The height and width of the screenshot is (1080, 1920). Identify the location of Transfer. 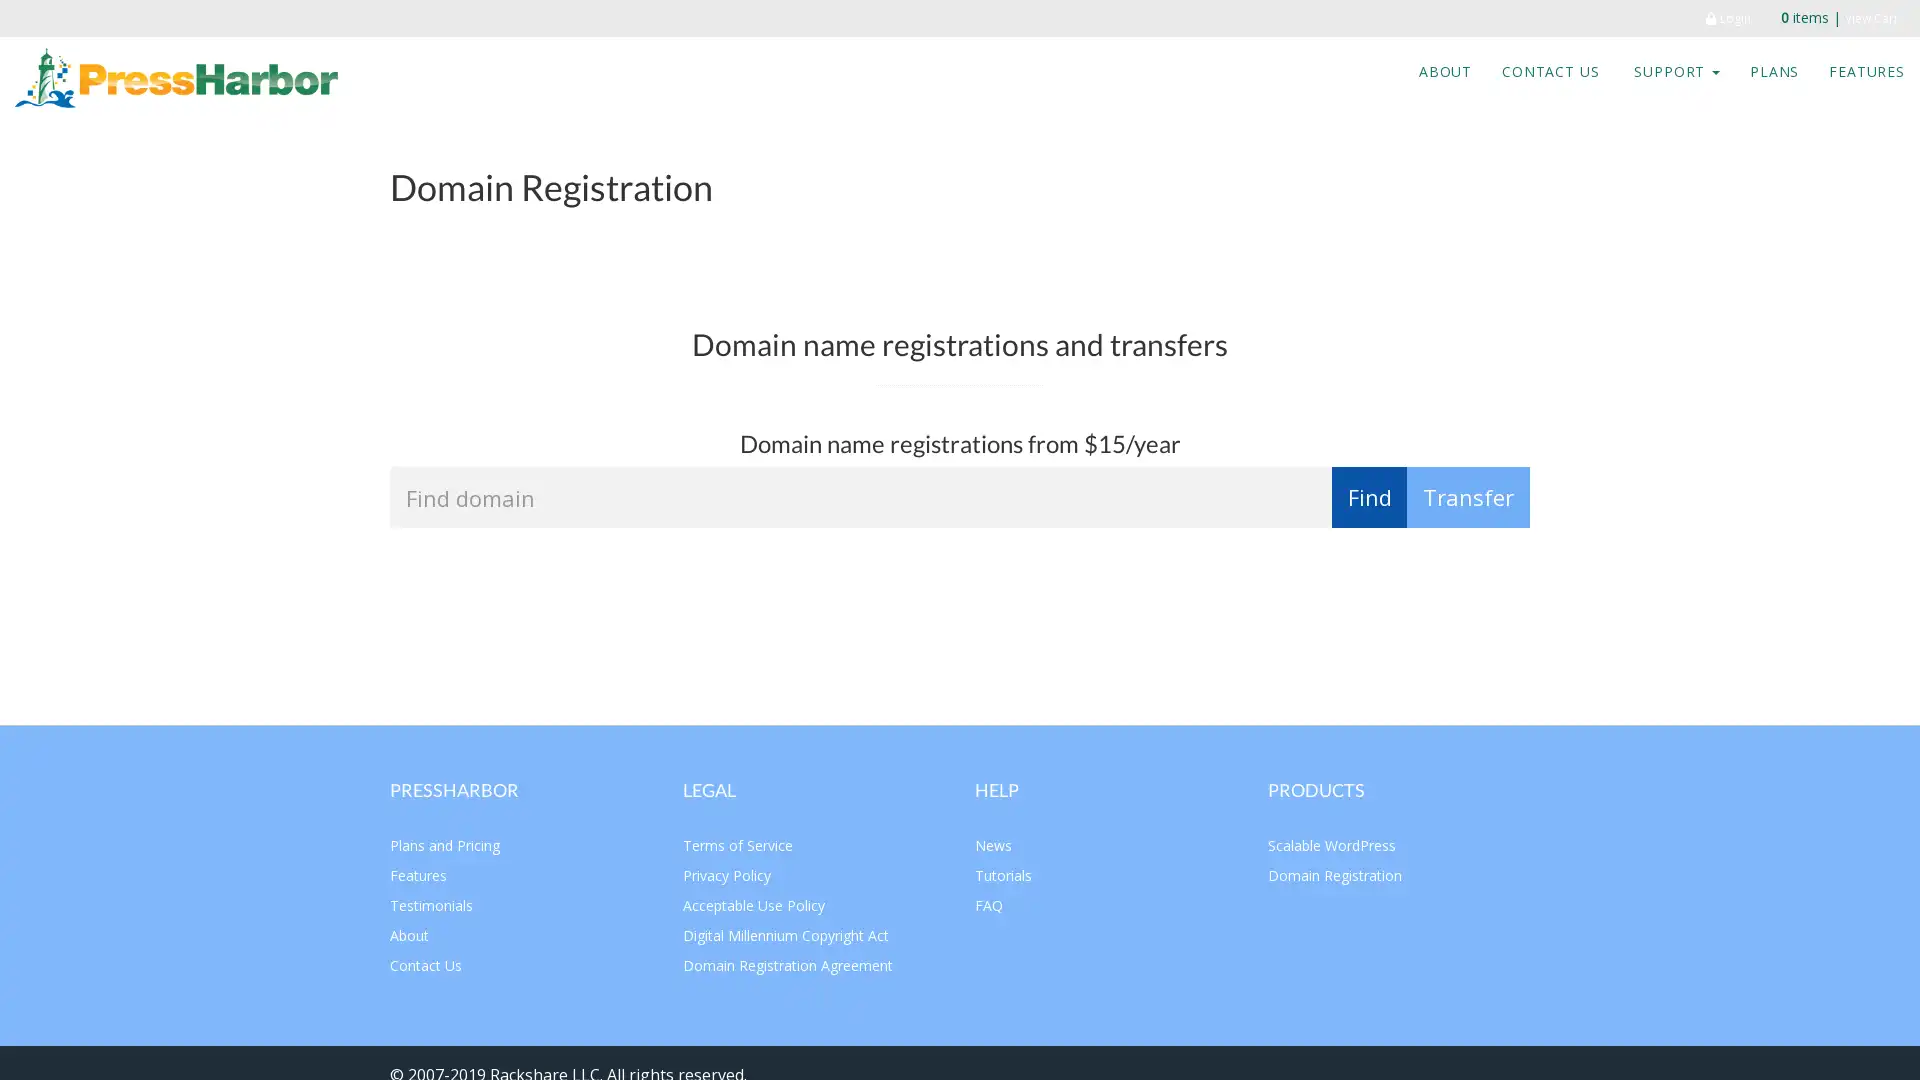
(1468, 496).